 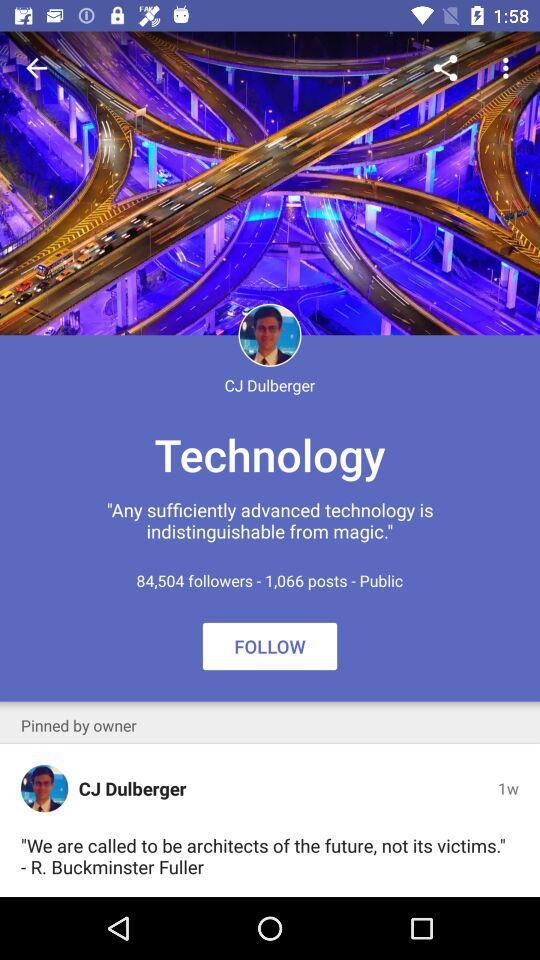 What do you see at coordinates (44, 788) in the screenshot?
I see `app below the pinned by owner` at bounding box center [44, 788].